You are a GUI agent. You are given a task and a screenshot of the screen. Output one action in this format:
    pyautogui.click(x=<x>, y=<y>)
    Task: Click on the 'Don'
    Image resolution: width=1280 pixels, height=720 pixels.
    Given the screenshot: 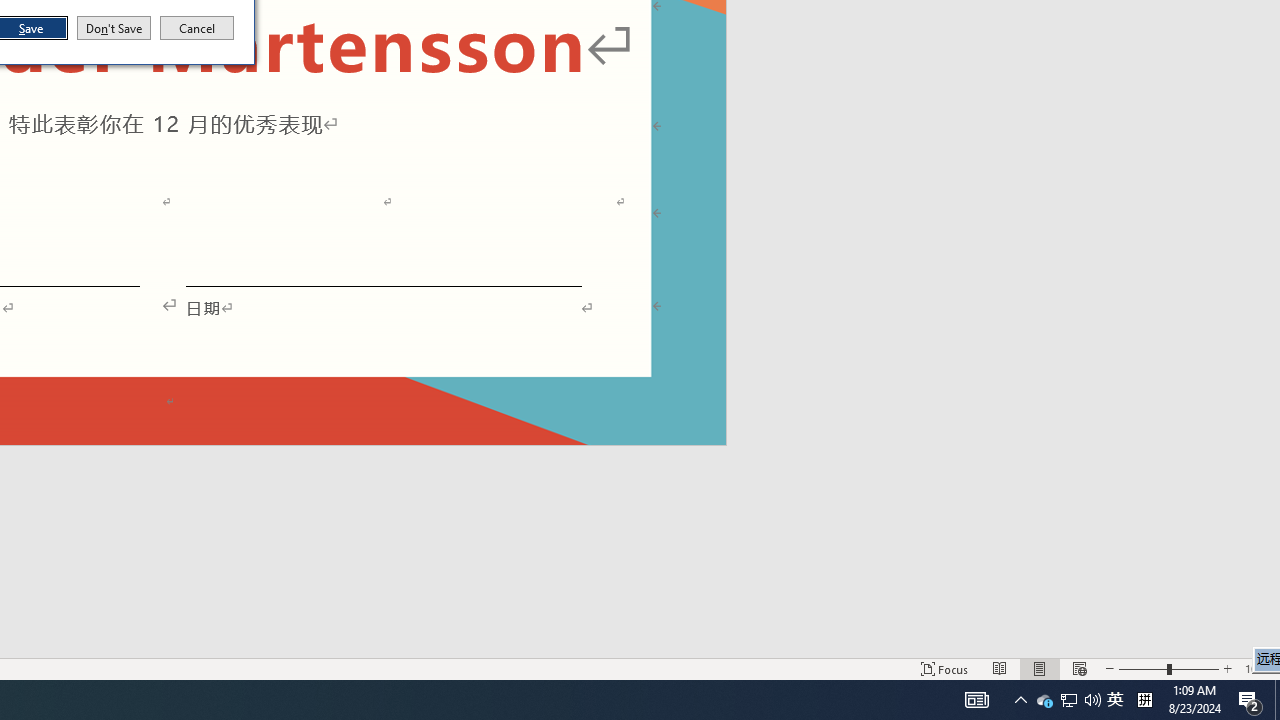 What is the action you would take?
    pyautogui.click(x=112, y=28)
    